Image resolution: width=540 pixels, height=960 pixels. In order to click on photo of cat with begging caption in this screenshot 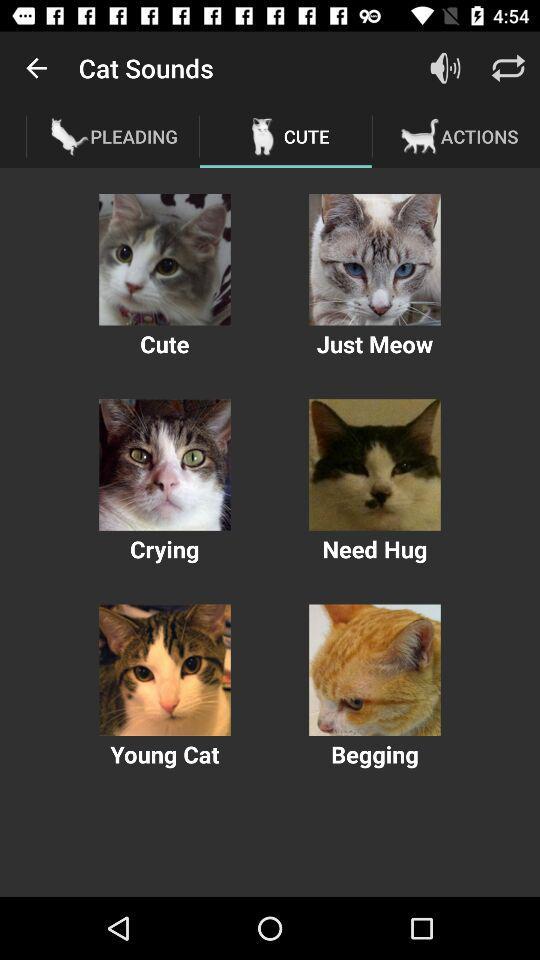, I will do `click(374, 670)`.